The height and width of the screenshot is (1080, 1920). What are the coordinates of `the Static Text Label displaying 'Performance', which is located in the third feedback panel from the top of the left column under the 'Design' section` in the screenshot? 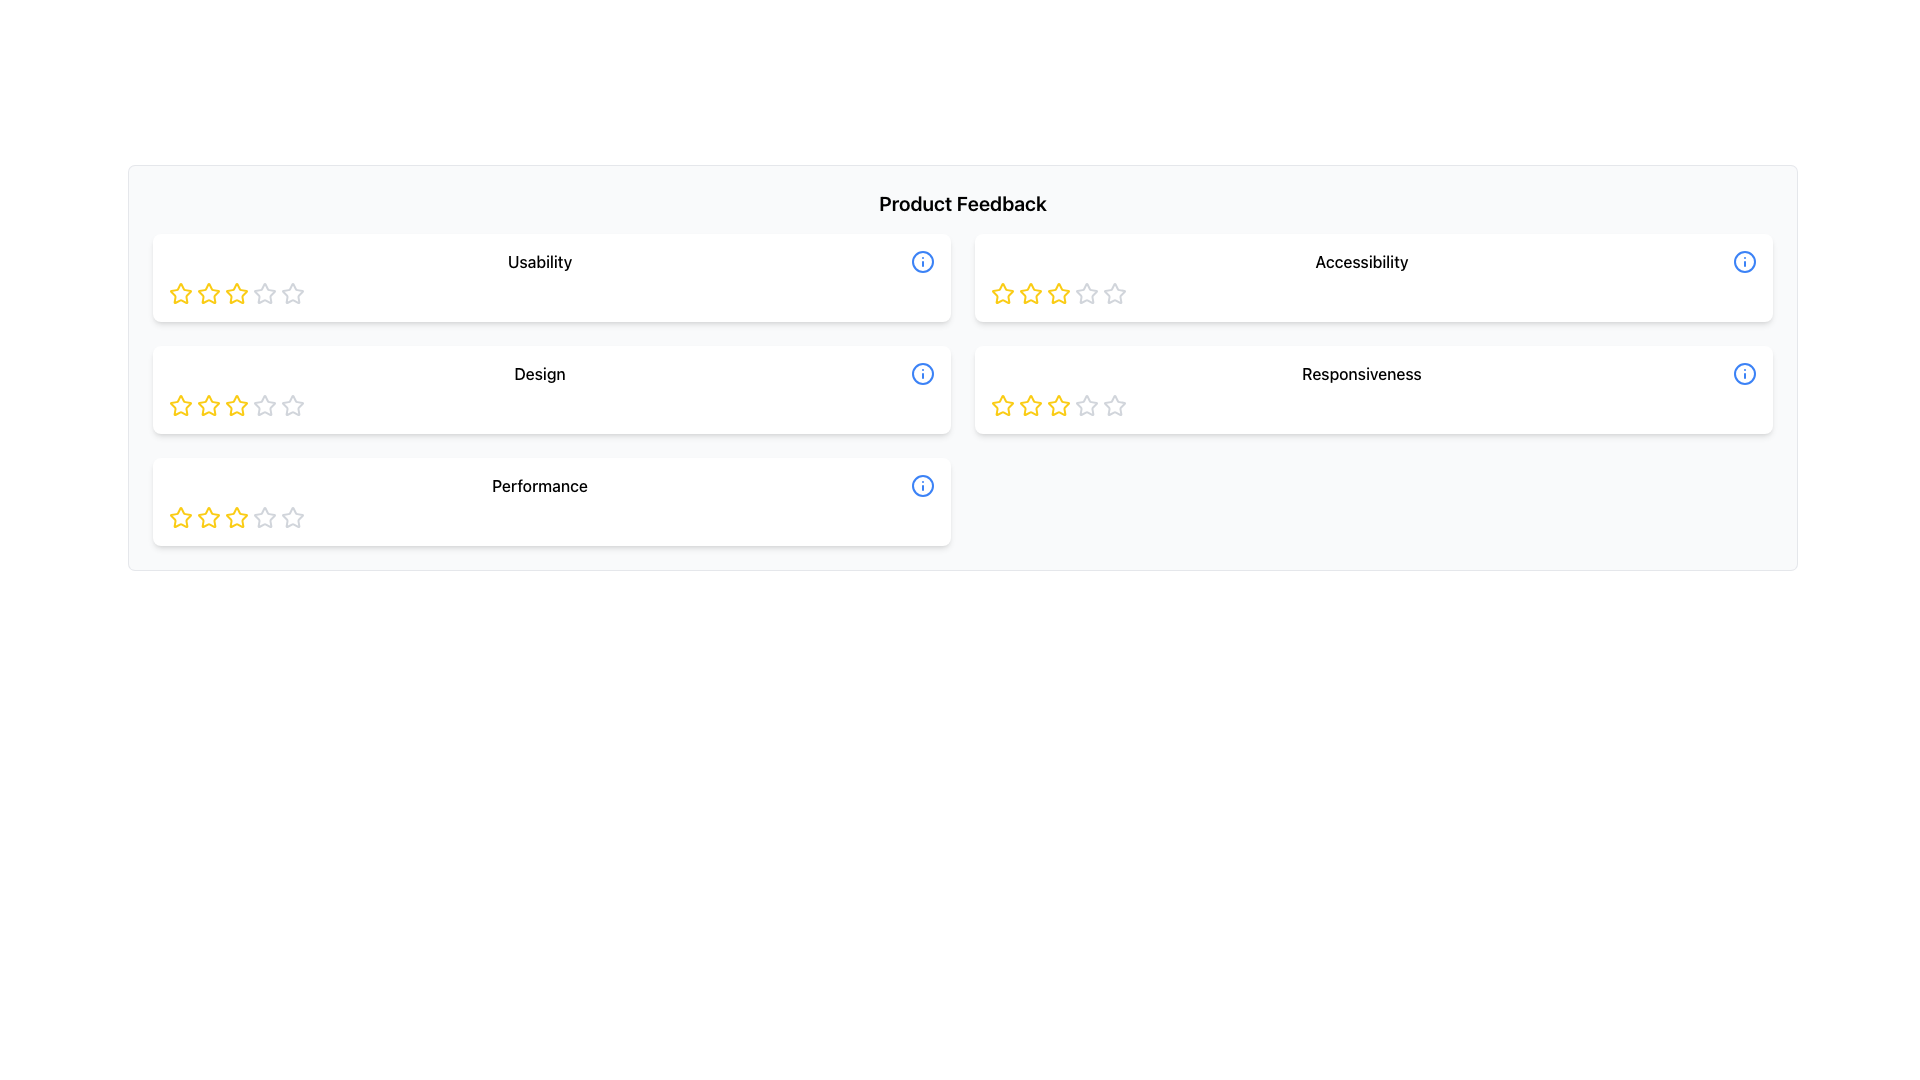 It's located at (539, 486).